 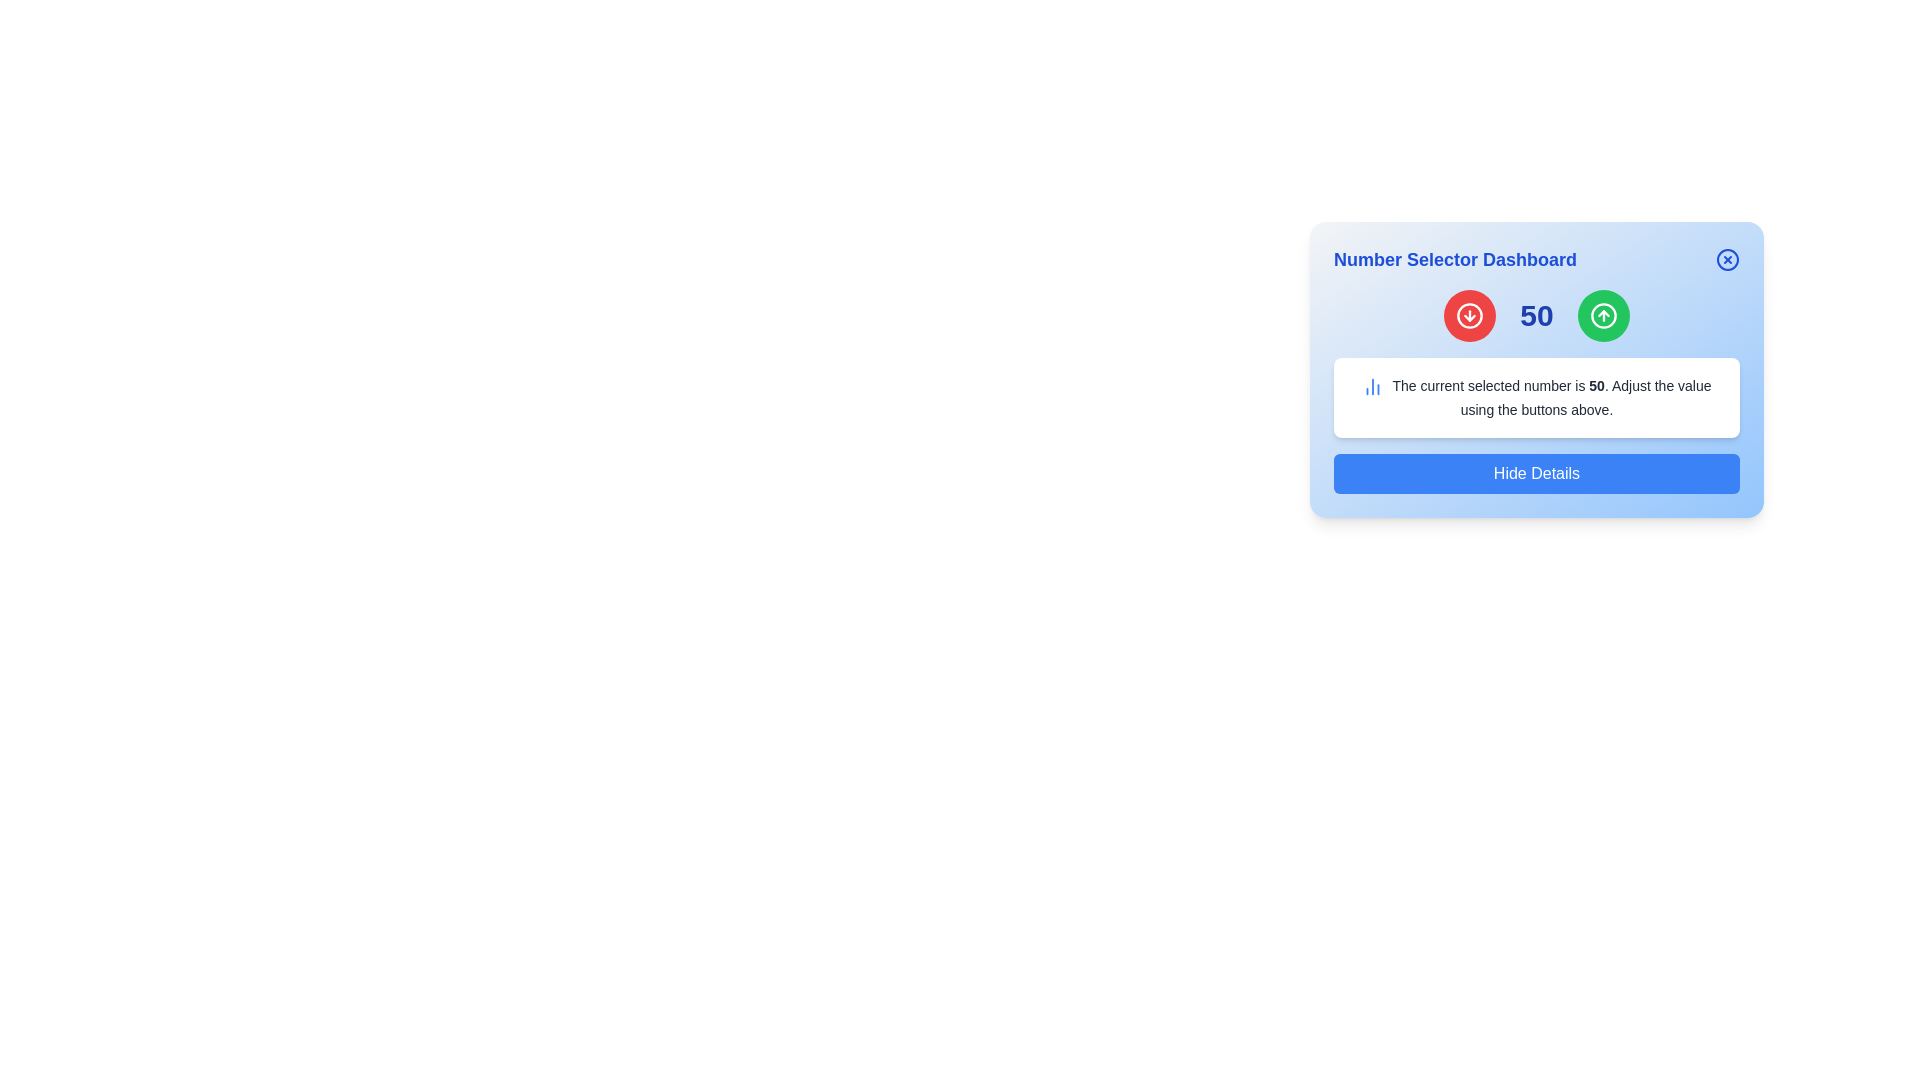 What do you see at coordinates (1550, 397) in the screenshot?
I see `the informational text block displaying the message: 'The current selected number is 50. Adjust the value using the buttons above.' which is styled in gray and positioned below the number display '50'` at bounding box center [1550, 397].